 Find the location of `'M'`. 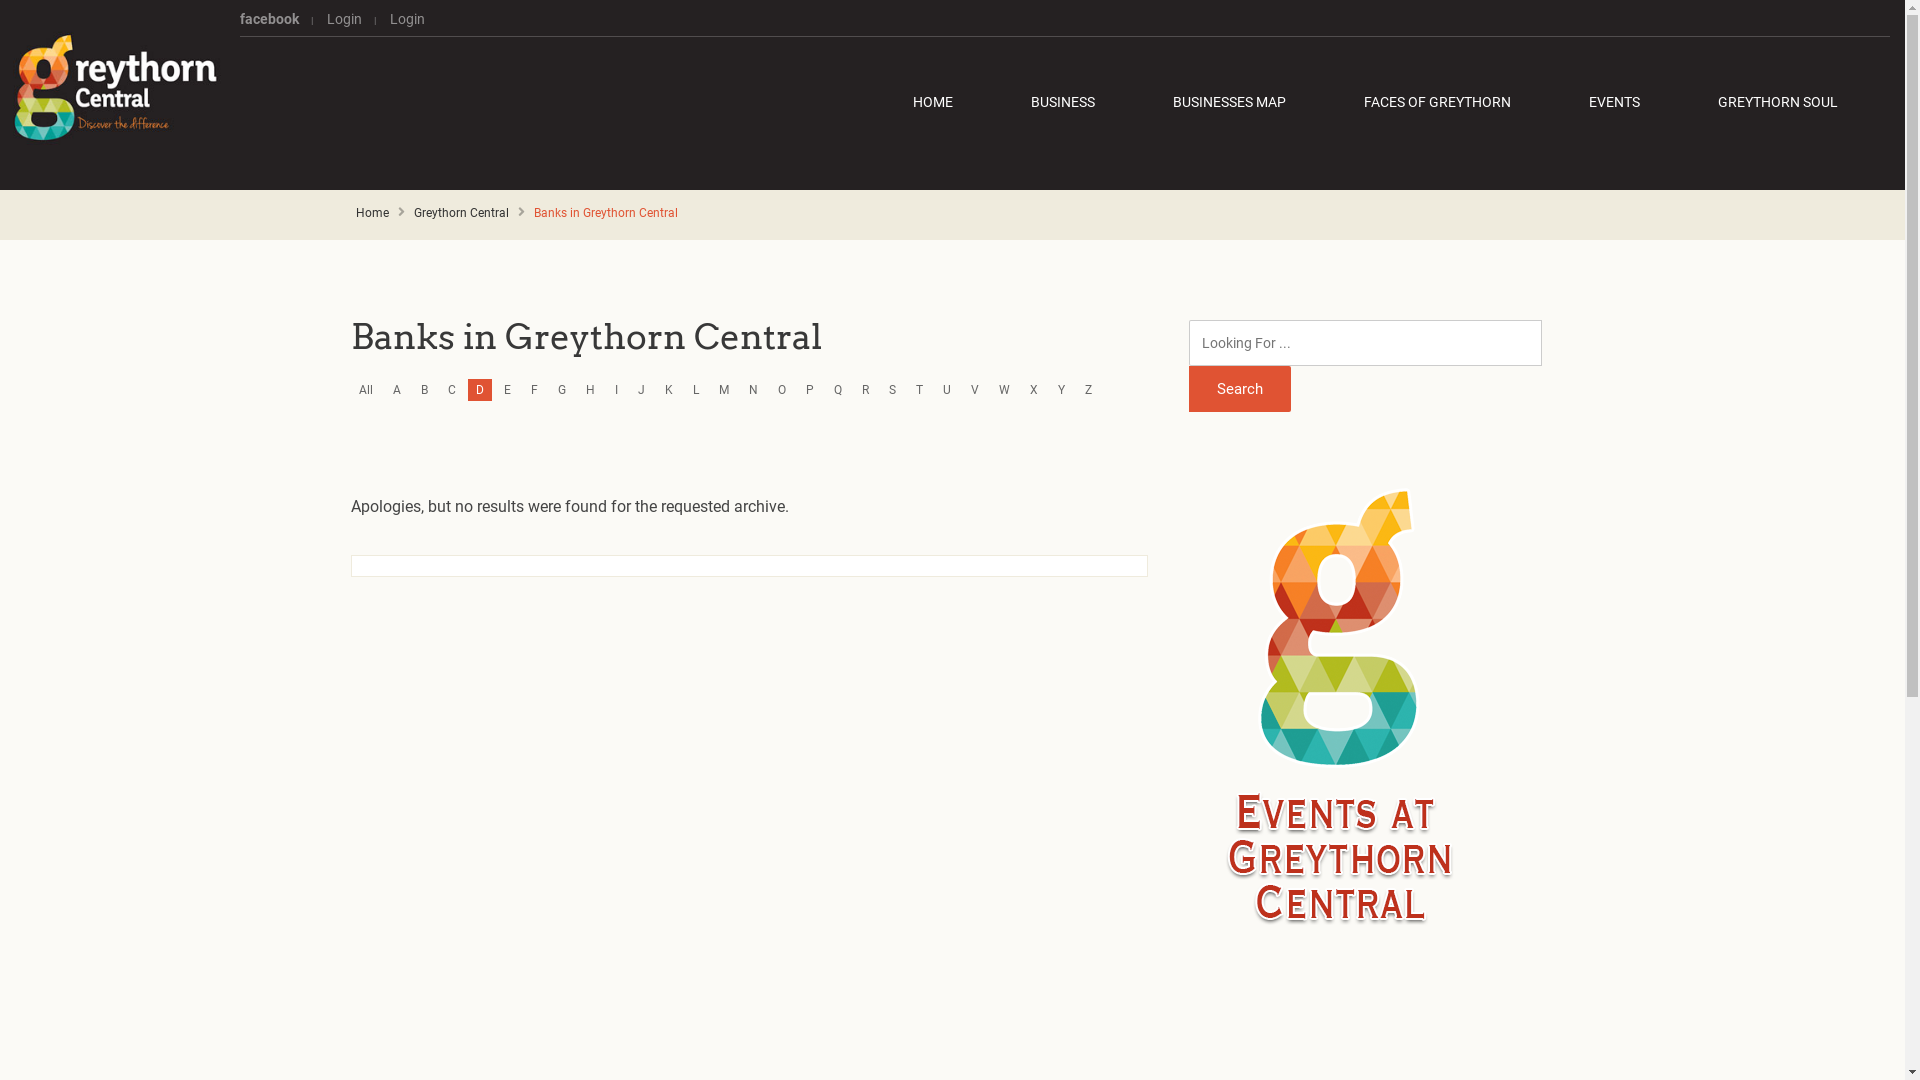

'M' is located at coordinates (710, 389).